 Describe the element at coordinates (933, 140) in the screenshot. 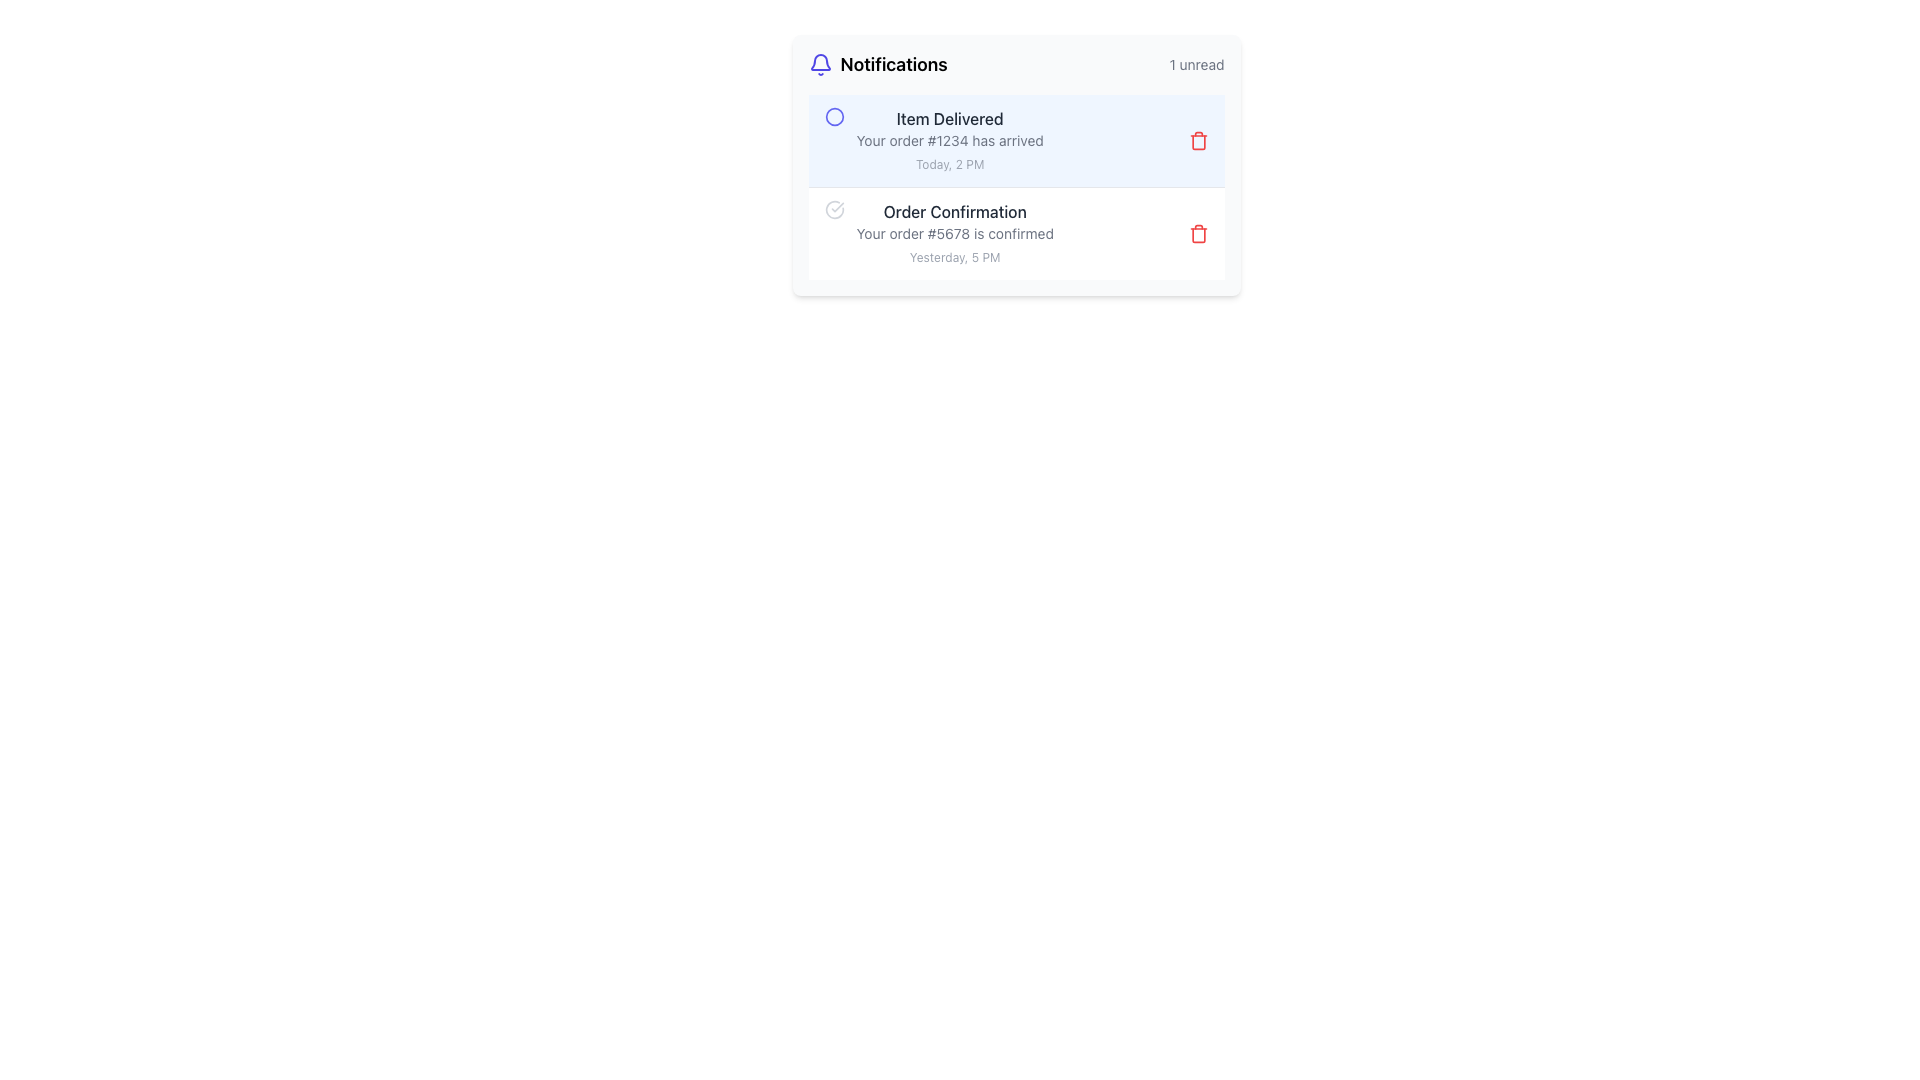

I see `the first notification item in the notifications list panel` at that location.